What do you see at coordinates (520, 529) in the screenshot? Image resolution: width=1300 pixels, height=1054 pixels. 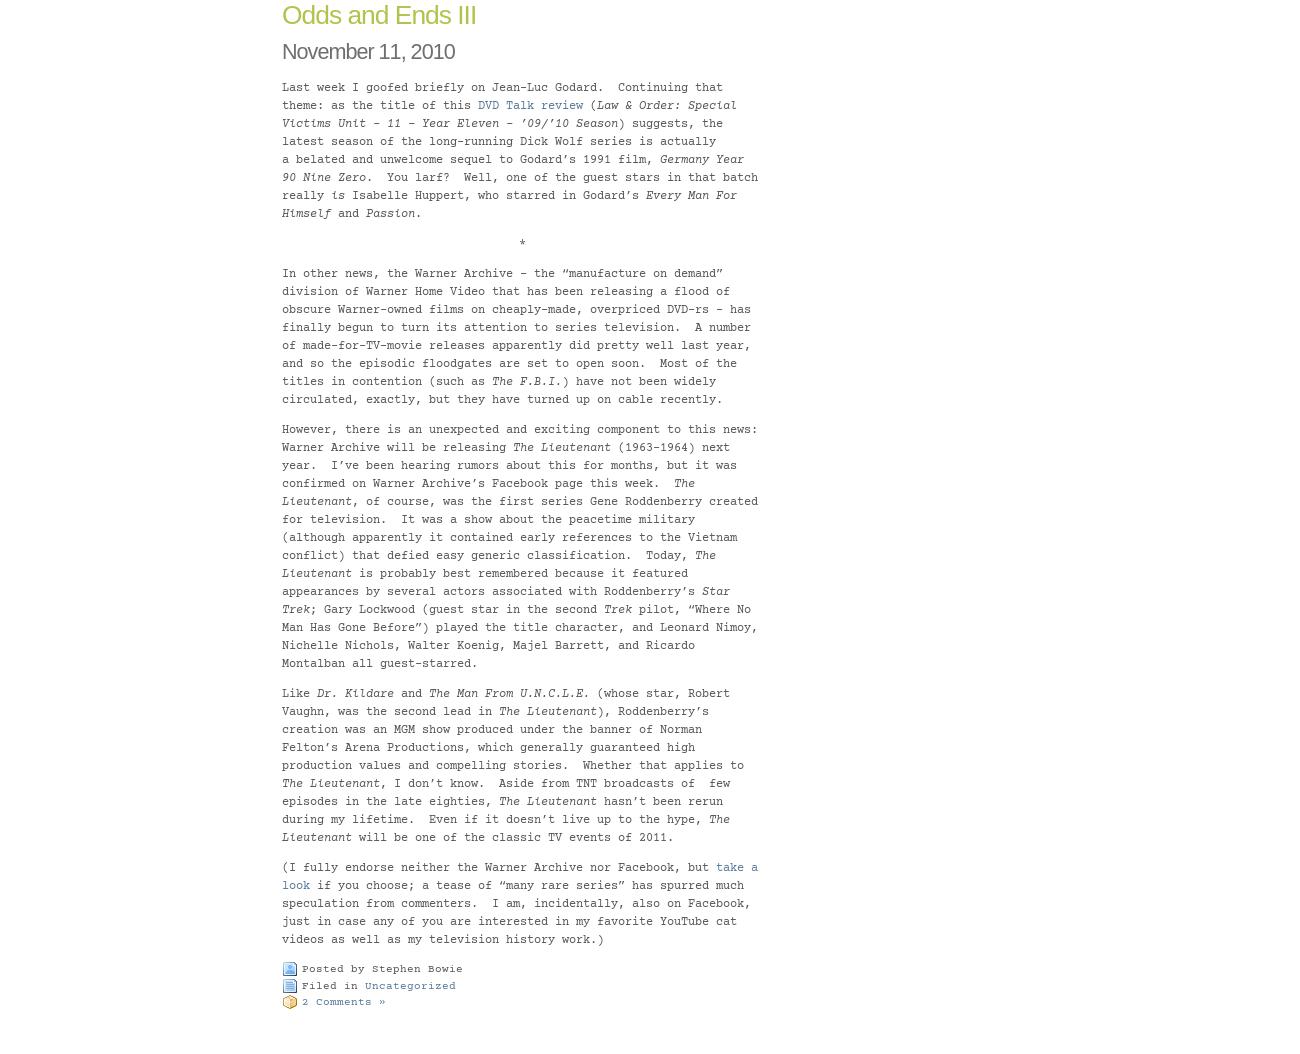 I see `', of course, was the first series Gene Roddenberry created for television.  It was a show about the peacetime military (although apparently it contained early references to the Vietnam conflict) that defied easy generic classification.  Today,'` at bounding box center [520, 529].